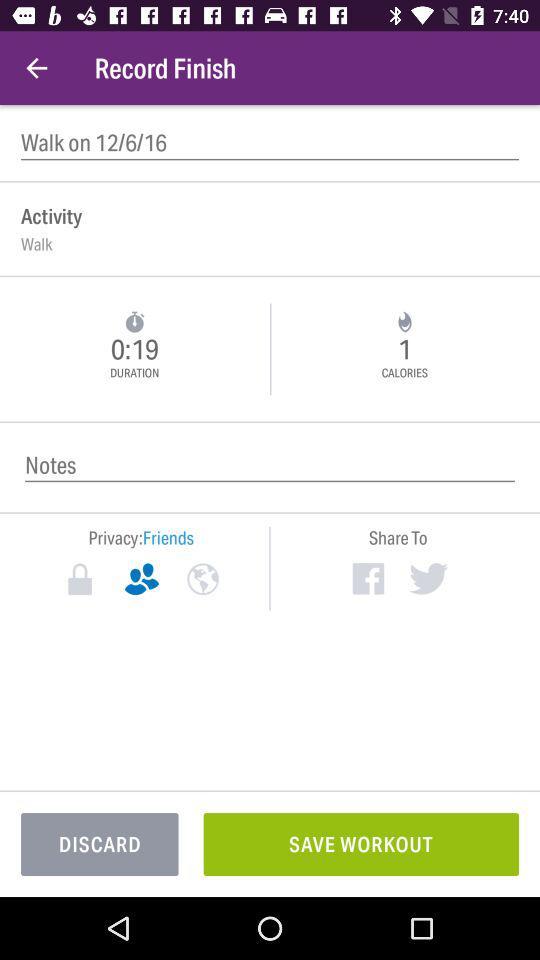  I want to click on the icon to the left of record finish, so click(36, 68).